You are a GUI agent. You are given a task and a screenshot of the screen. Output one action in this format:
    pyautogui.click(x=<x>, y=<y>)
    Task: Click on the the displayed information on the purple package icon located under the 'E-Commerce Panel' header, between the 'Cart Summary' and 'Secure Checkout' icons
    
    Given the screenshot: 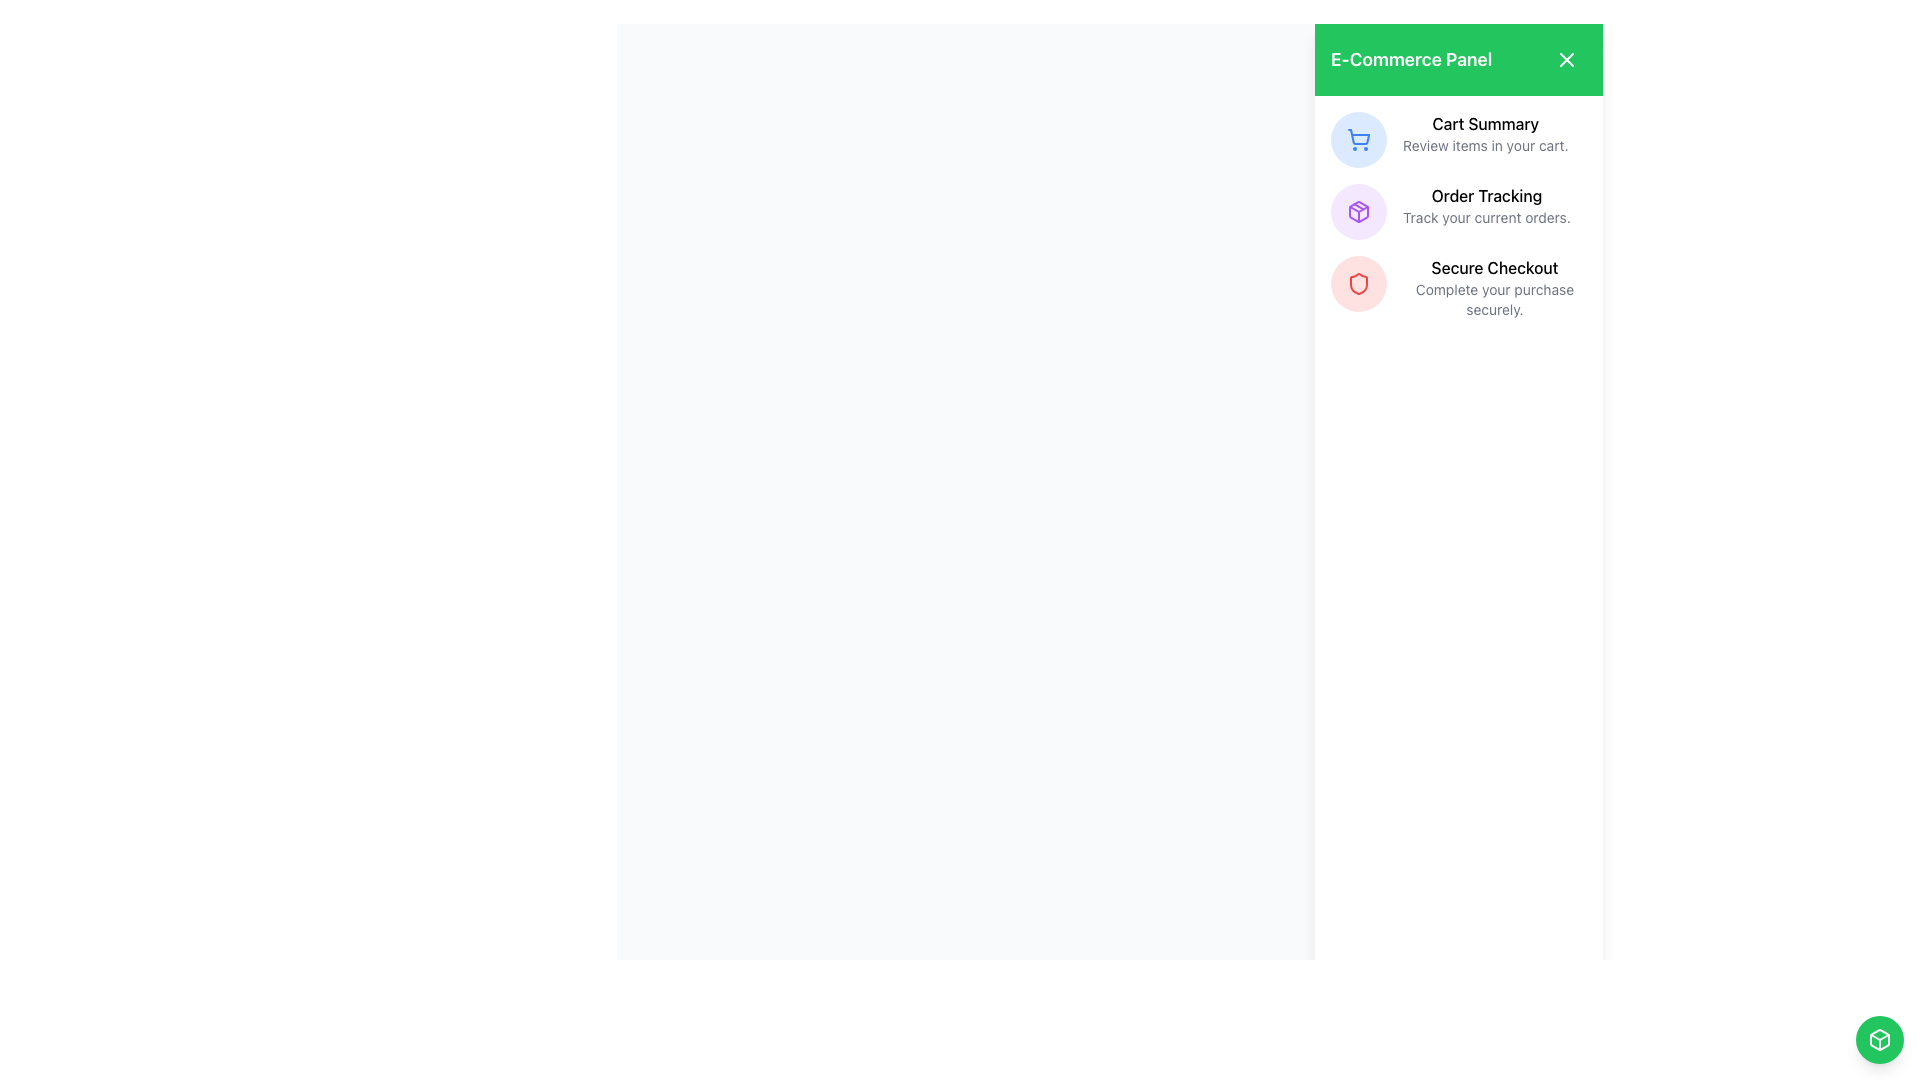 What is the action you would take?
    pyautogui.click(x=1358, y=212)
    